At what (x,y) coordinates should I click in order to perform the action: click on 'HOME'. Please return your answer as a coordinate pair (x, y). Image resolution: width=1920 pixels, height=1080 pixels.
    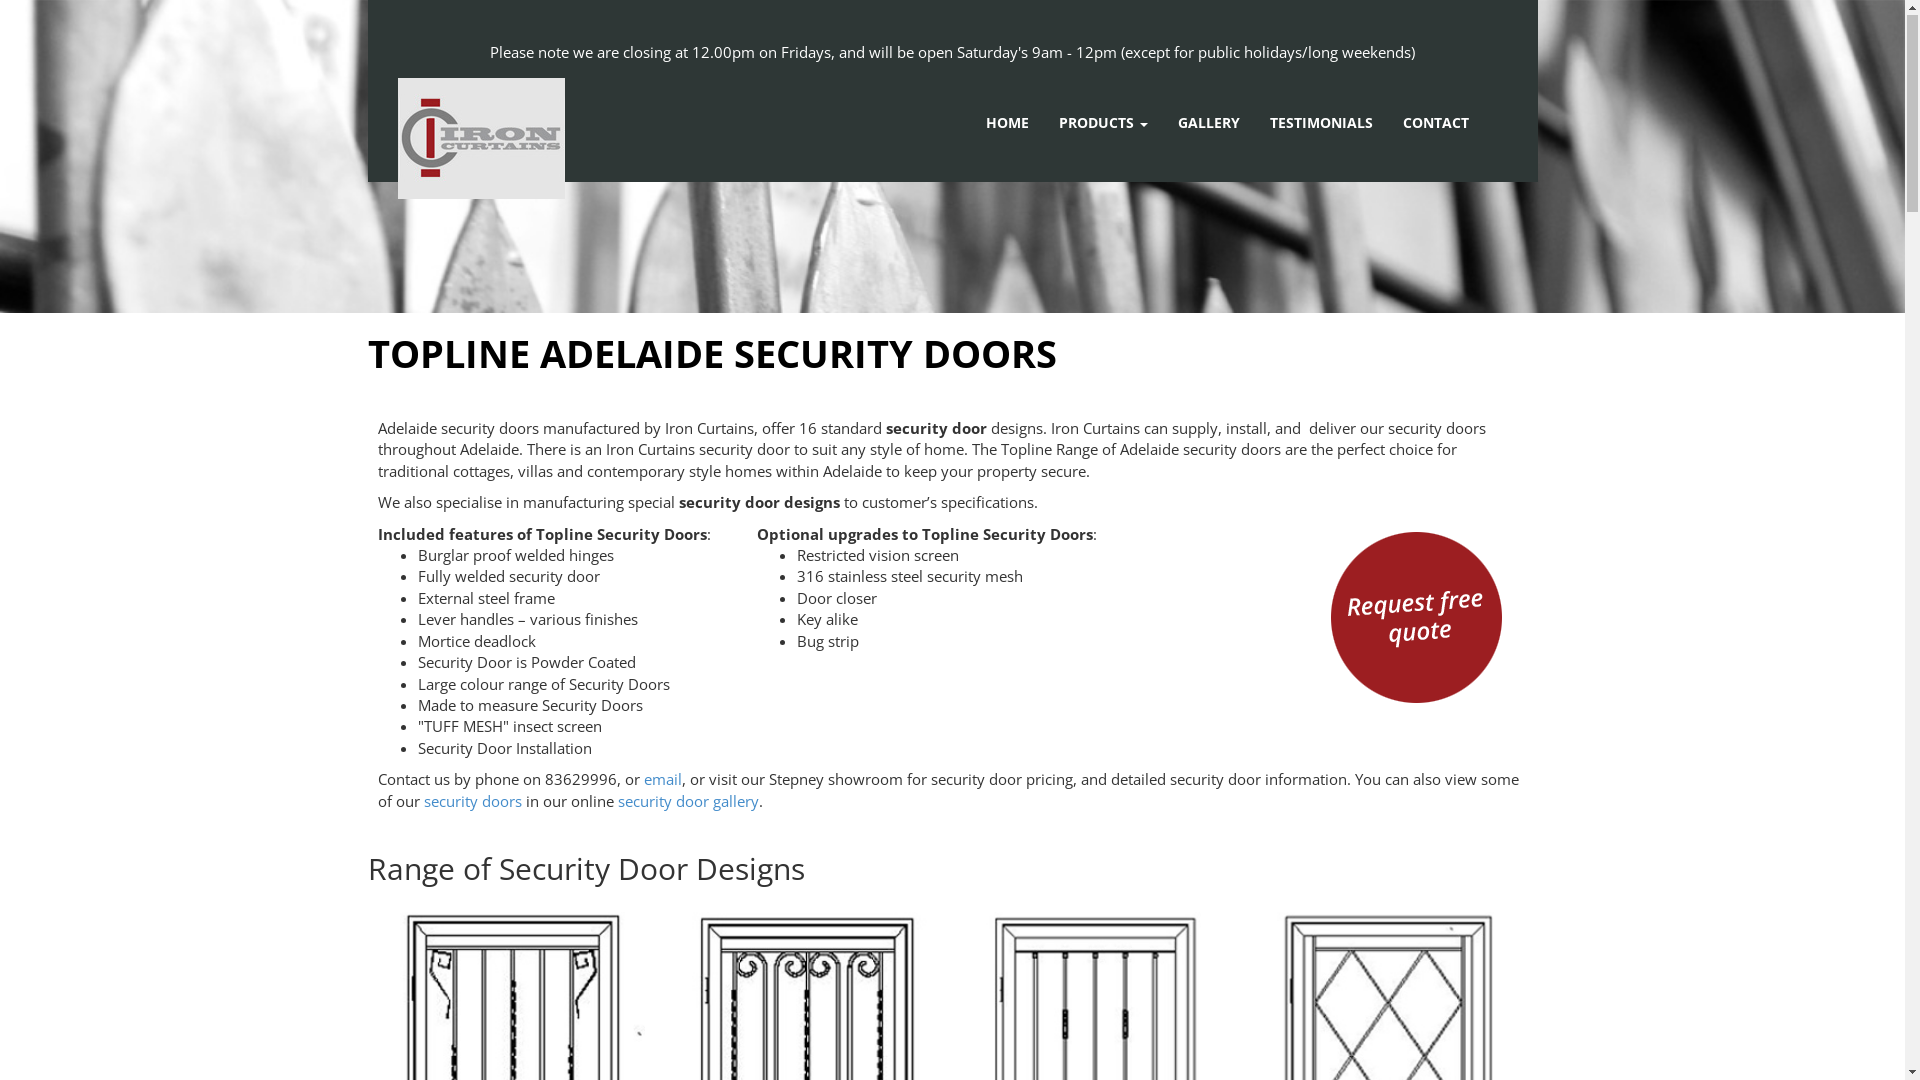
    Looking at the image, I should click on (1007, 123).